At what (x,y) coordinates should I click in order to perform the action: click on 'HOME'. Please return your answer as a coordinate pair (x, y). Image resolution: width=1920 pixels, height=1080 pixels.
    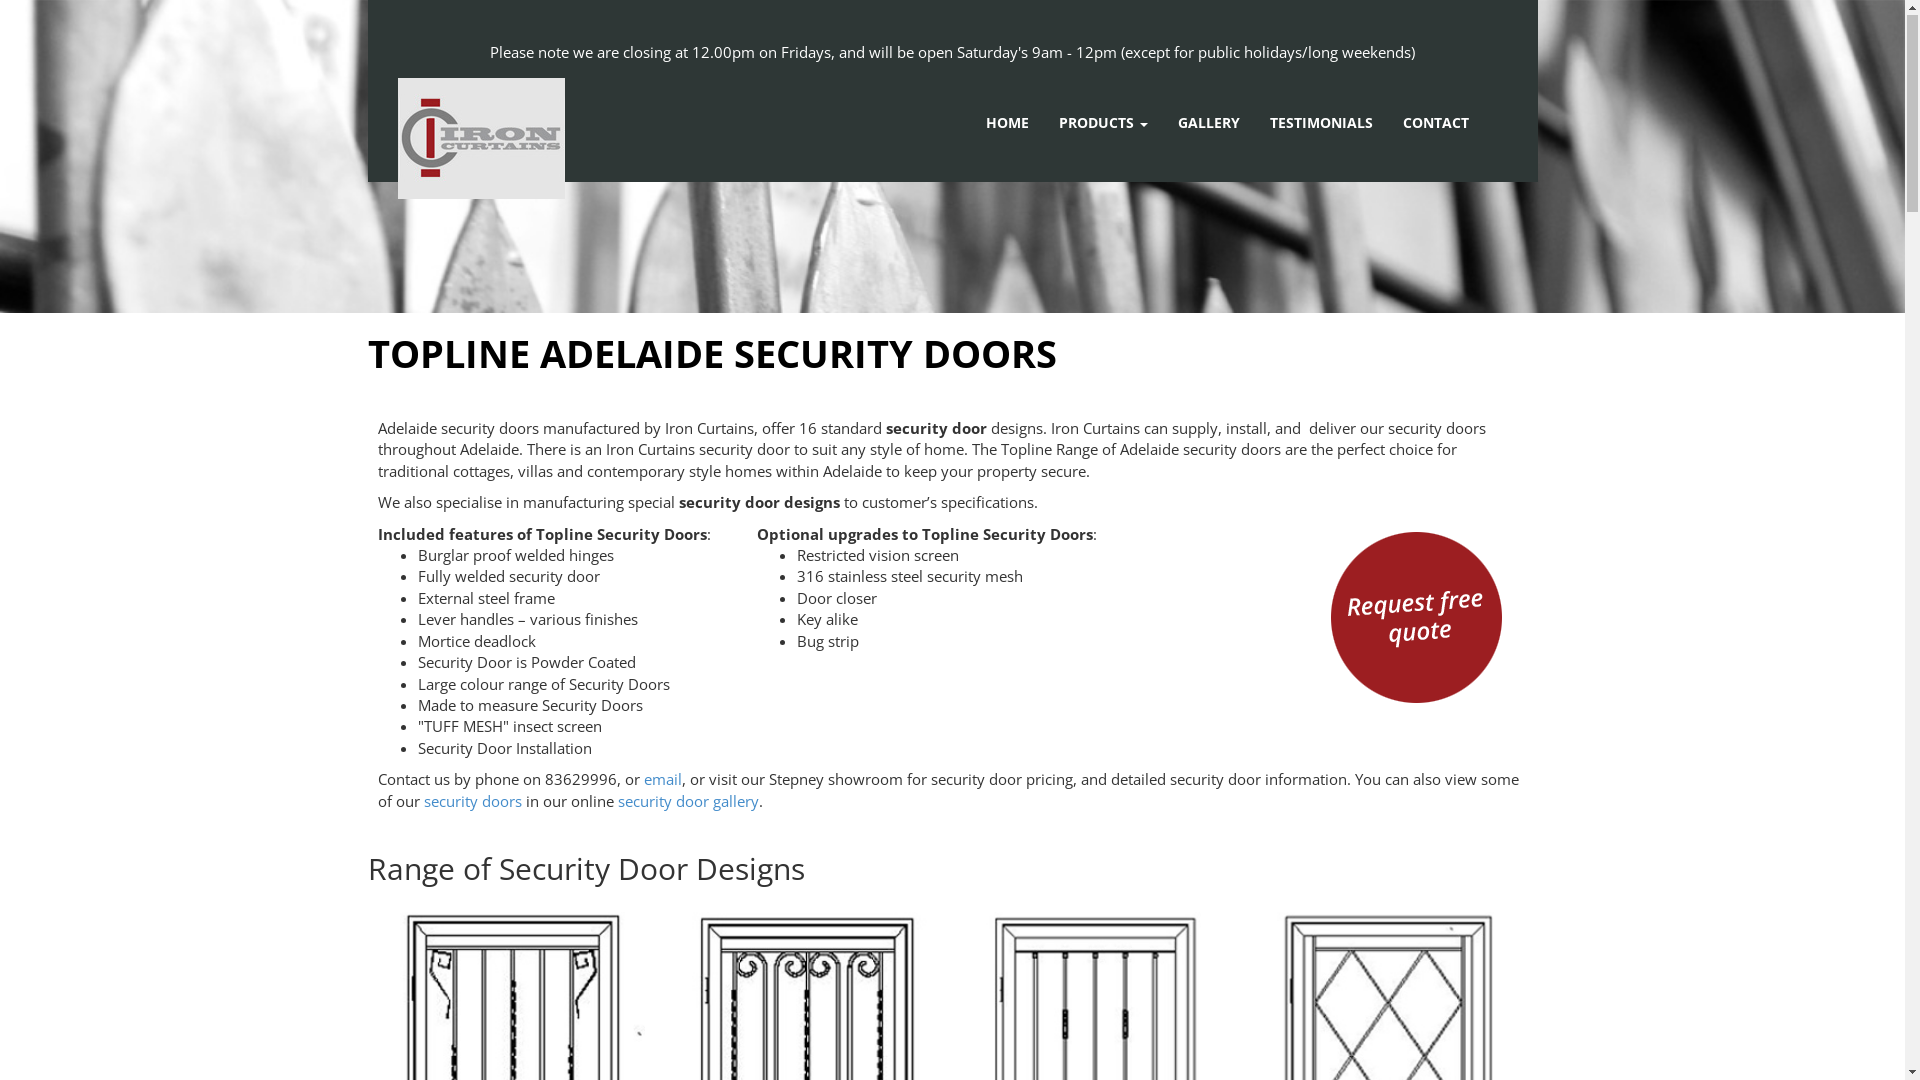
    Looking at the image, I should click on (1007, 123).